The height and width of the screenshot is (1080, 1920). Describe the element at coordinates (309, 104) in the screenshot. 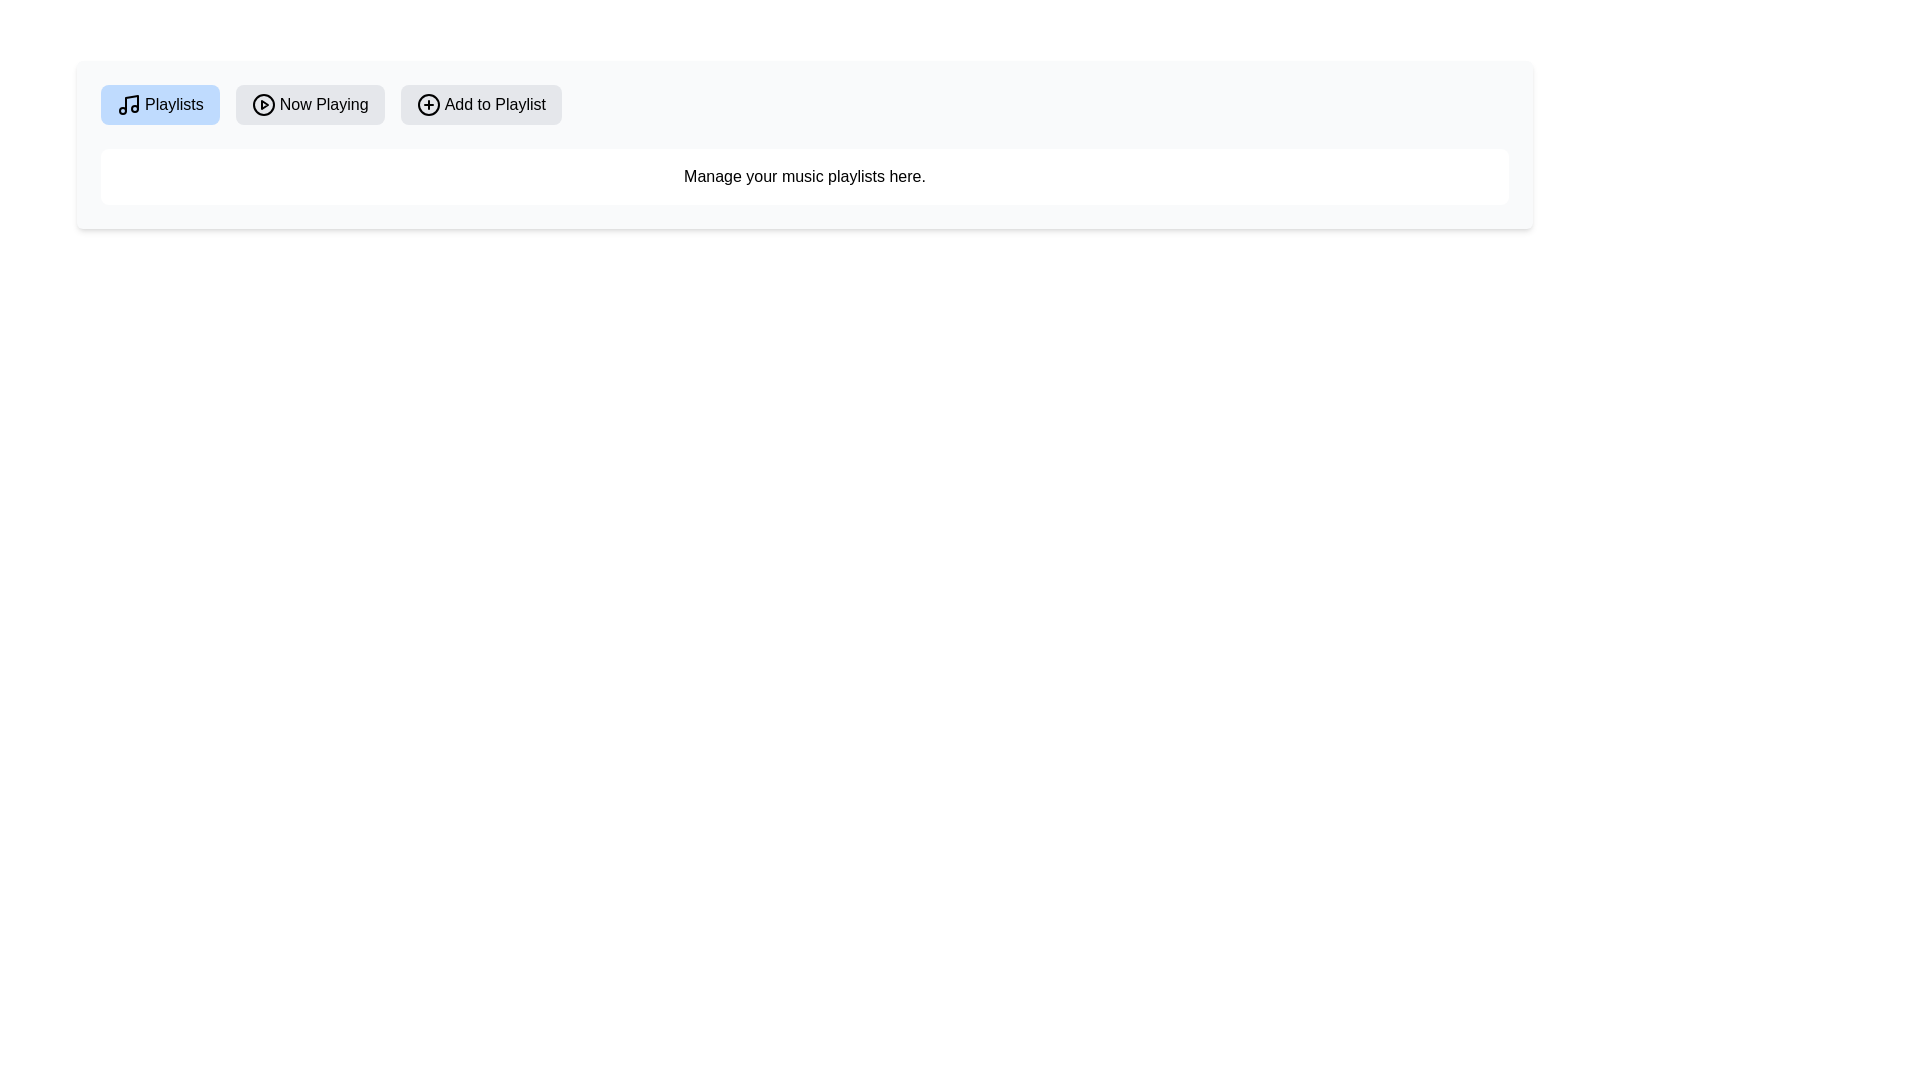

I see `the tab labeled Now Playing` at that location.